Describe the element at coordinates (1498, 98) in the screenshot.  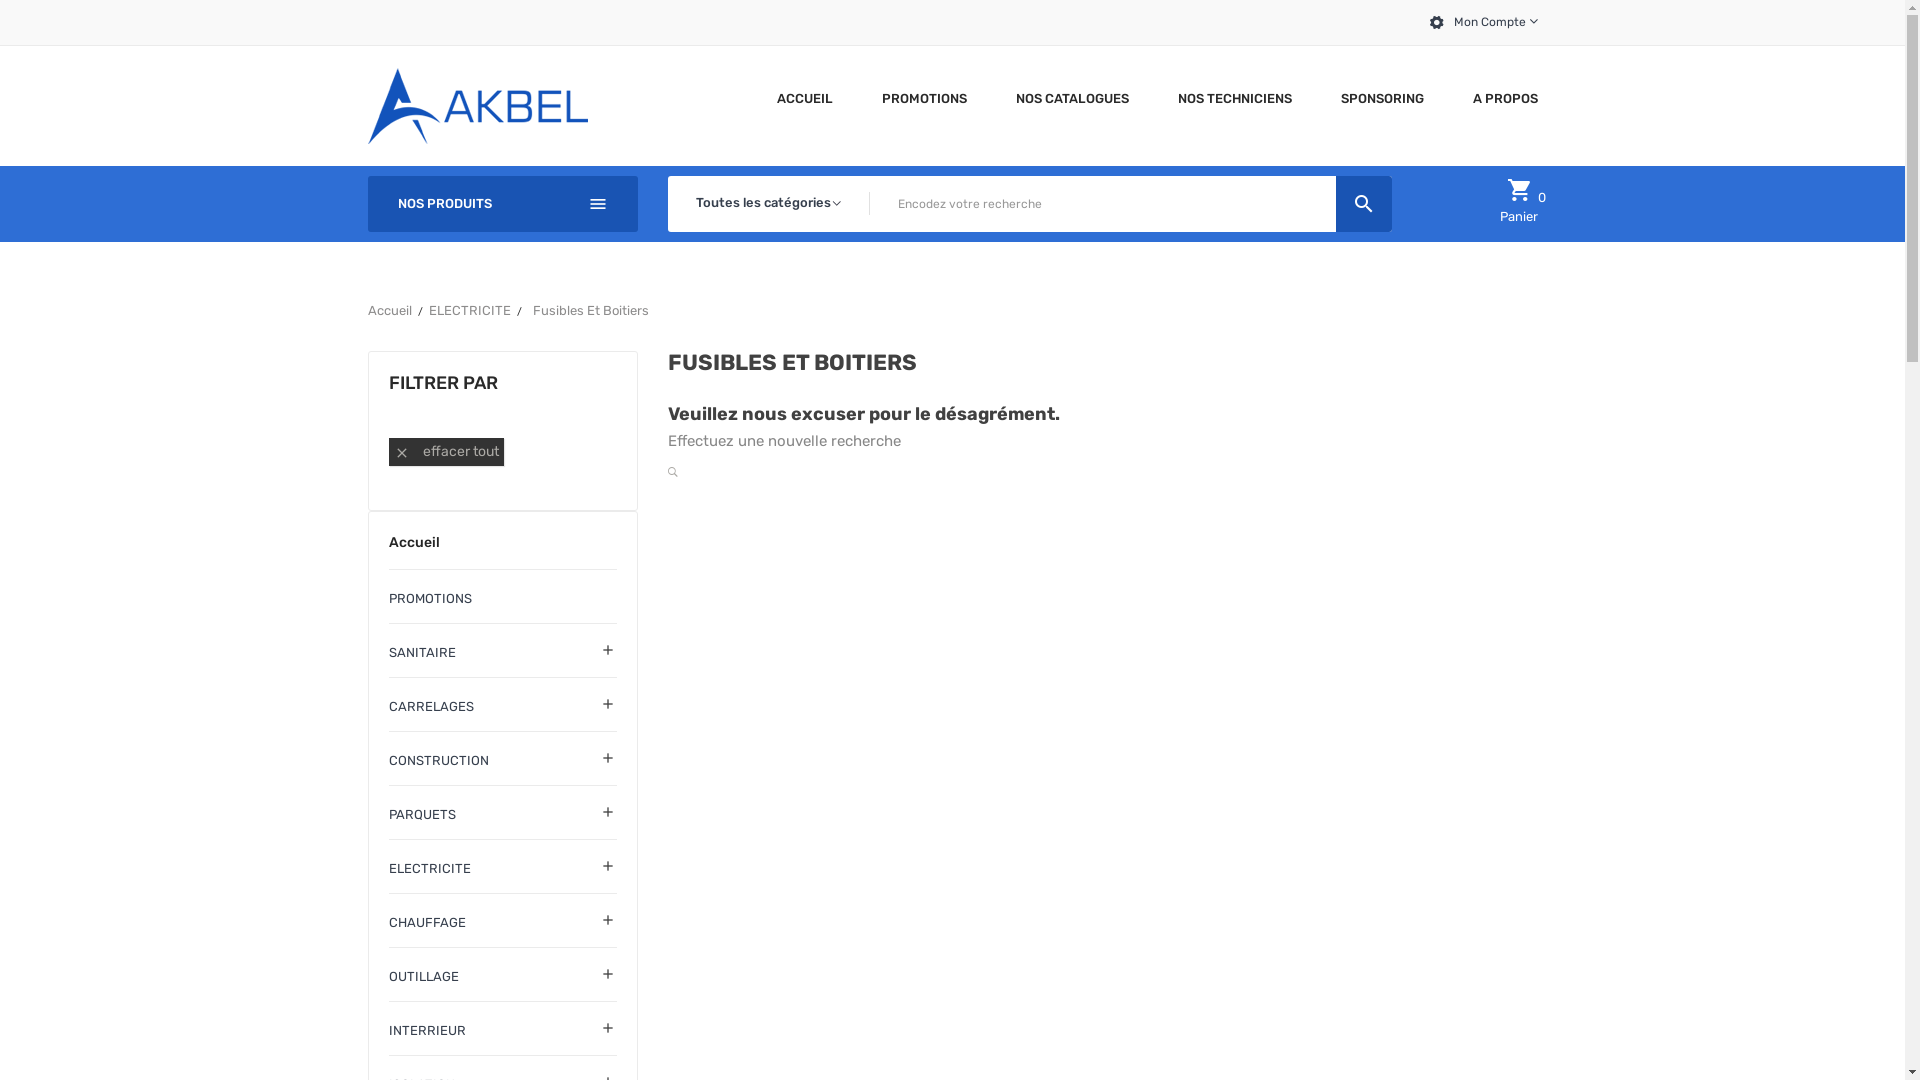
I see `'A PROPOS'` at that location.